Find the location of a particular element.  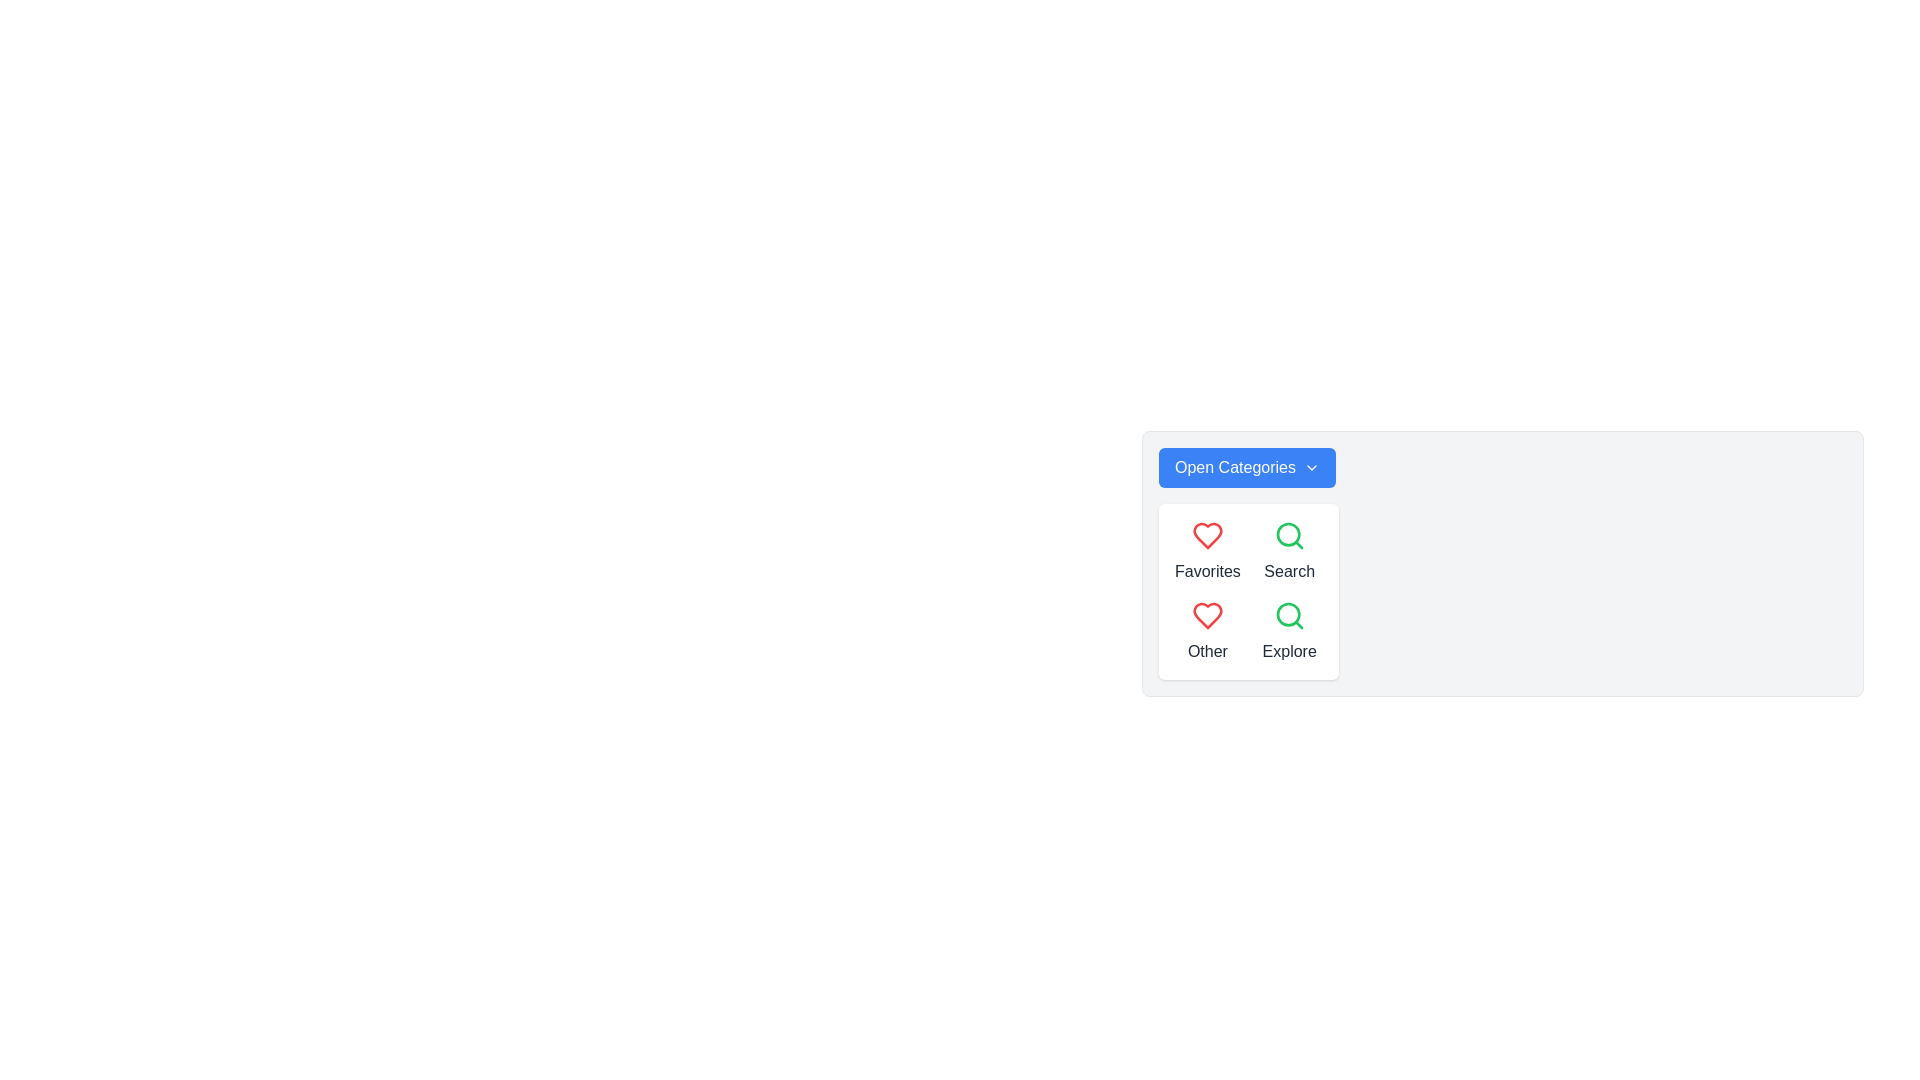

the 'Favorites' text label, which is styled in dark gray and positioned directly below a red heart icon in a menu layout is located at coordinates (1206, 571).